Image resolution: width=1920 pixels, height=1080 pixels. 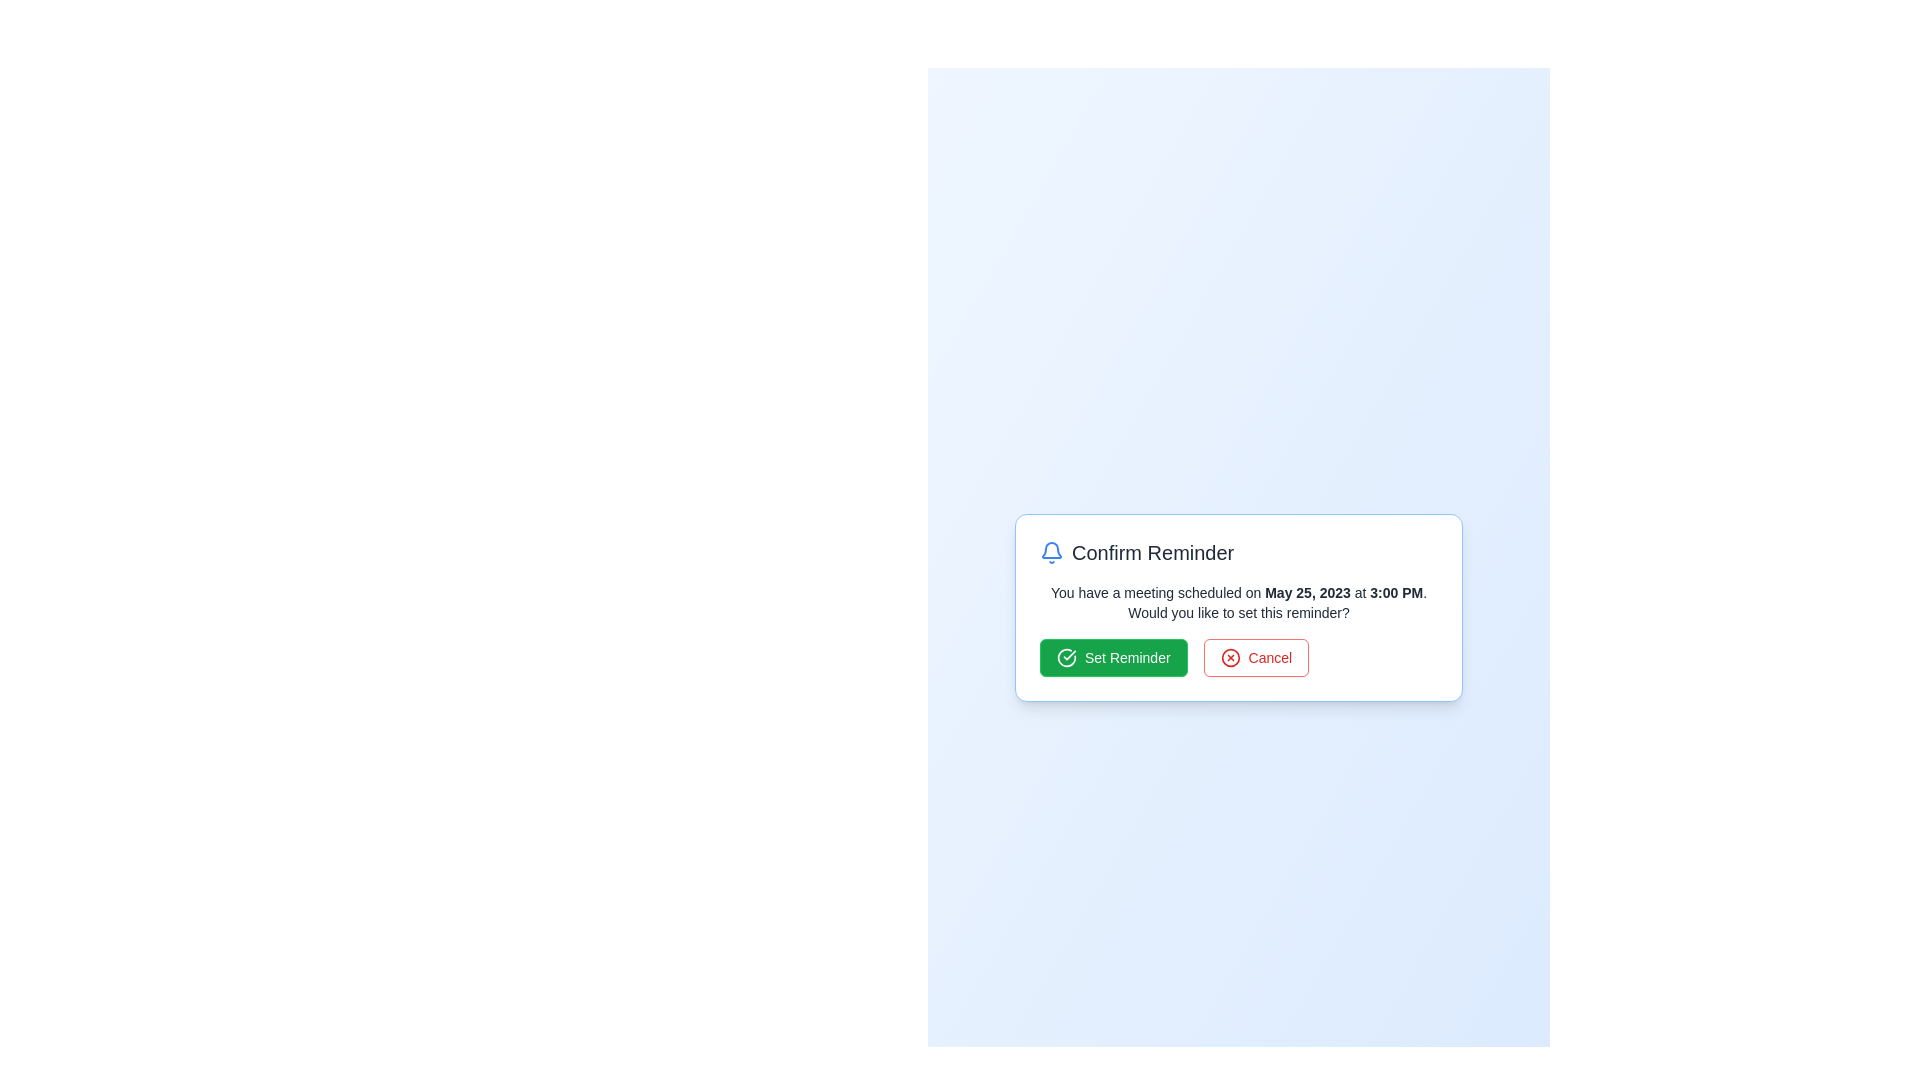 I want to click on the 'Cancel' button which contains the cancellation icon positioned to the left of the label 'Cancel' at the bottom-right of the confirmation dialog box, so click(x=1228, y=658).